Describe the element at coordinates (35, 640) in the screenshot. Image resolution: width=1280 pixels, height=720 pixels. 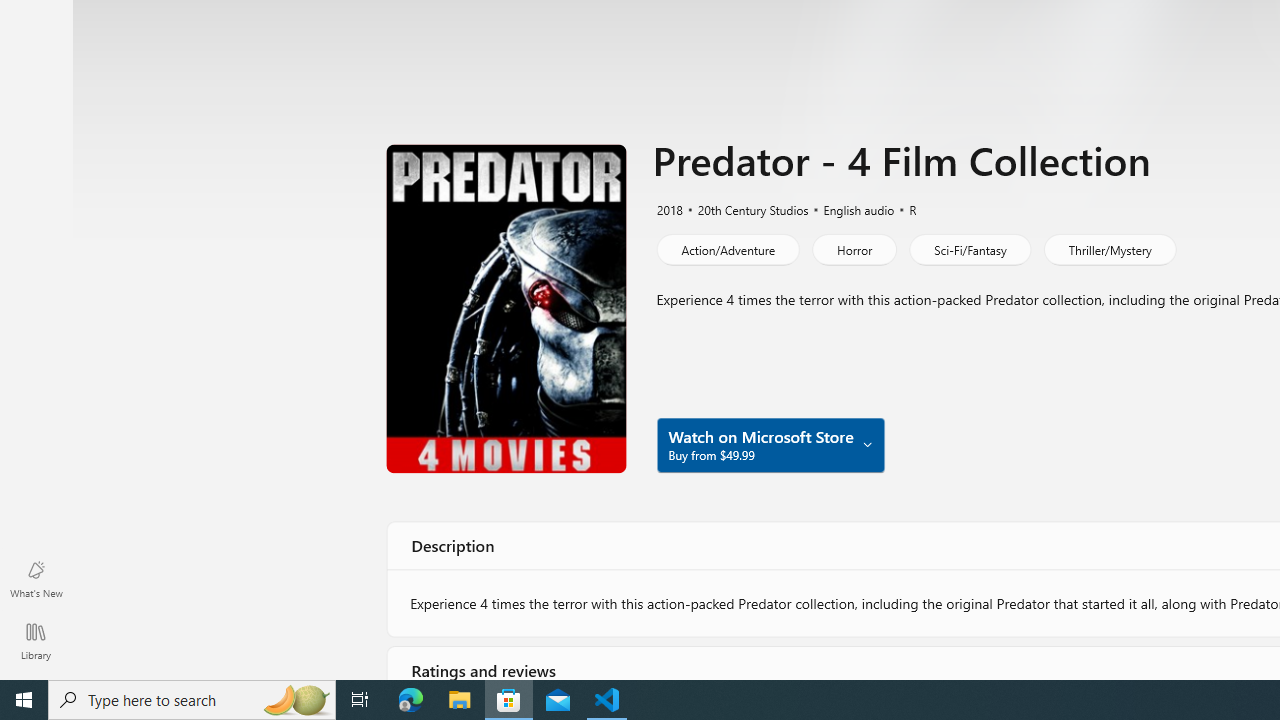
I see `'Library'` at that location.